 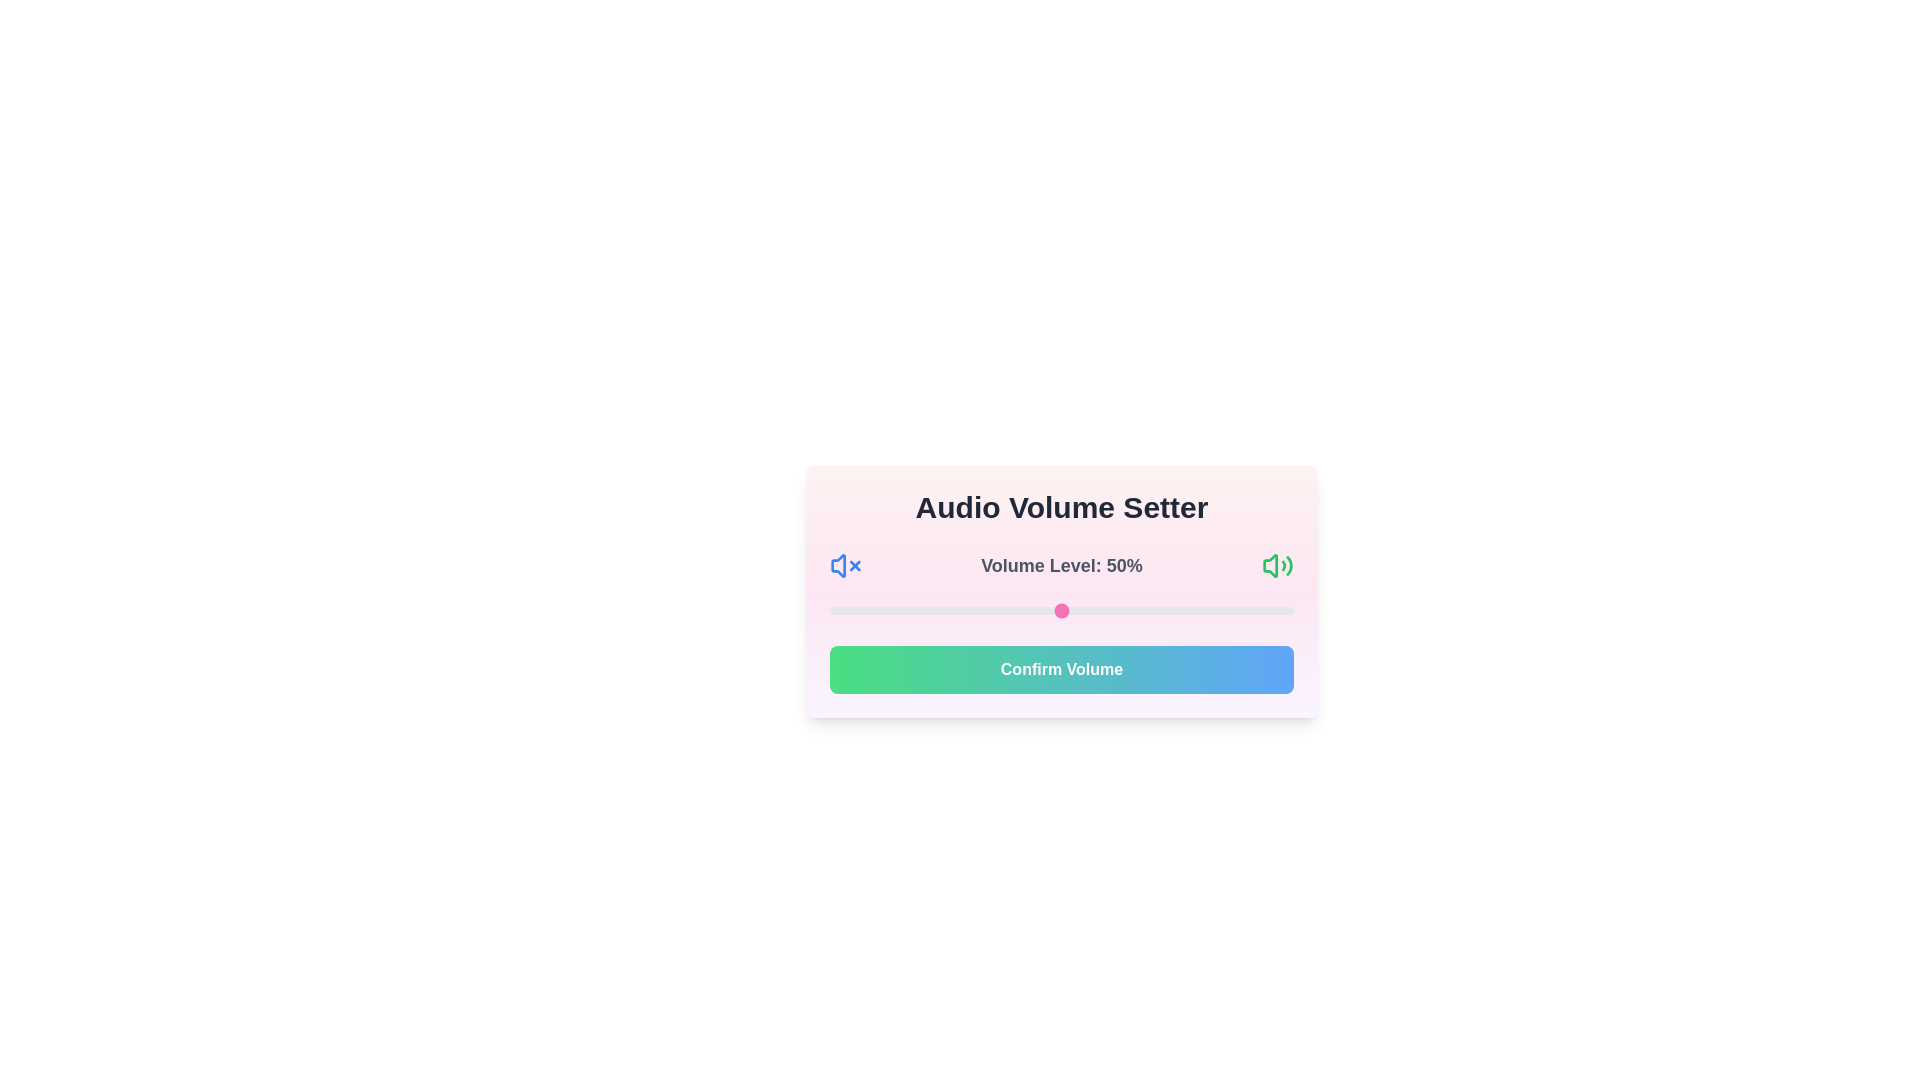 I want to click on the audio control SVG icon located in the upper-left section of the 'Audio Volume Setter' modal, so click(x=838, y=566).